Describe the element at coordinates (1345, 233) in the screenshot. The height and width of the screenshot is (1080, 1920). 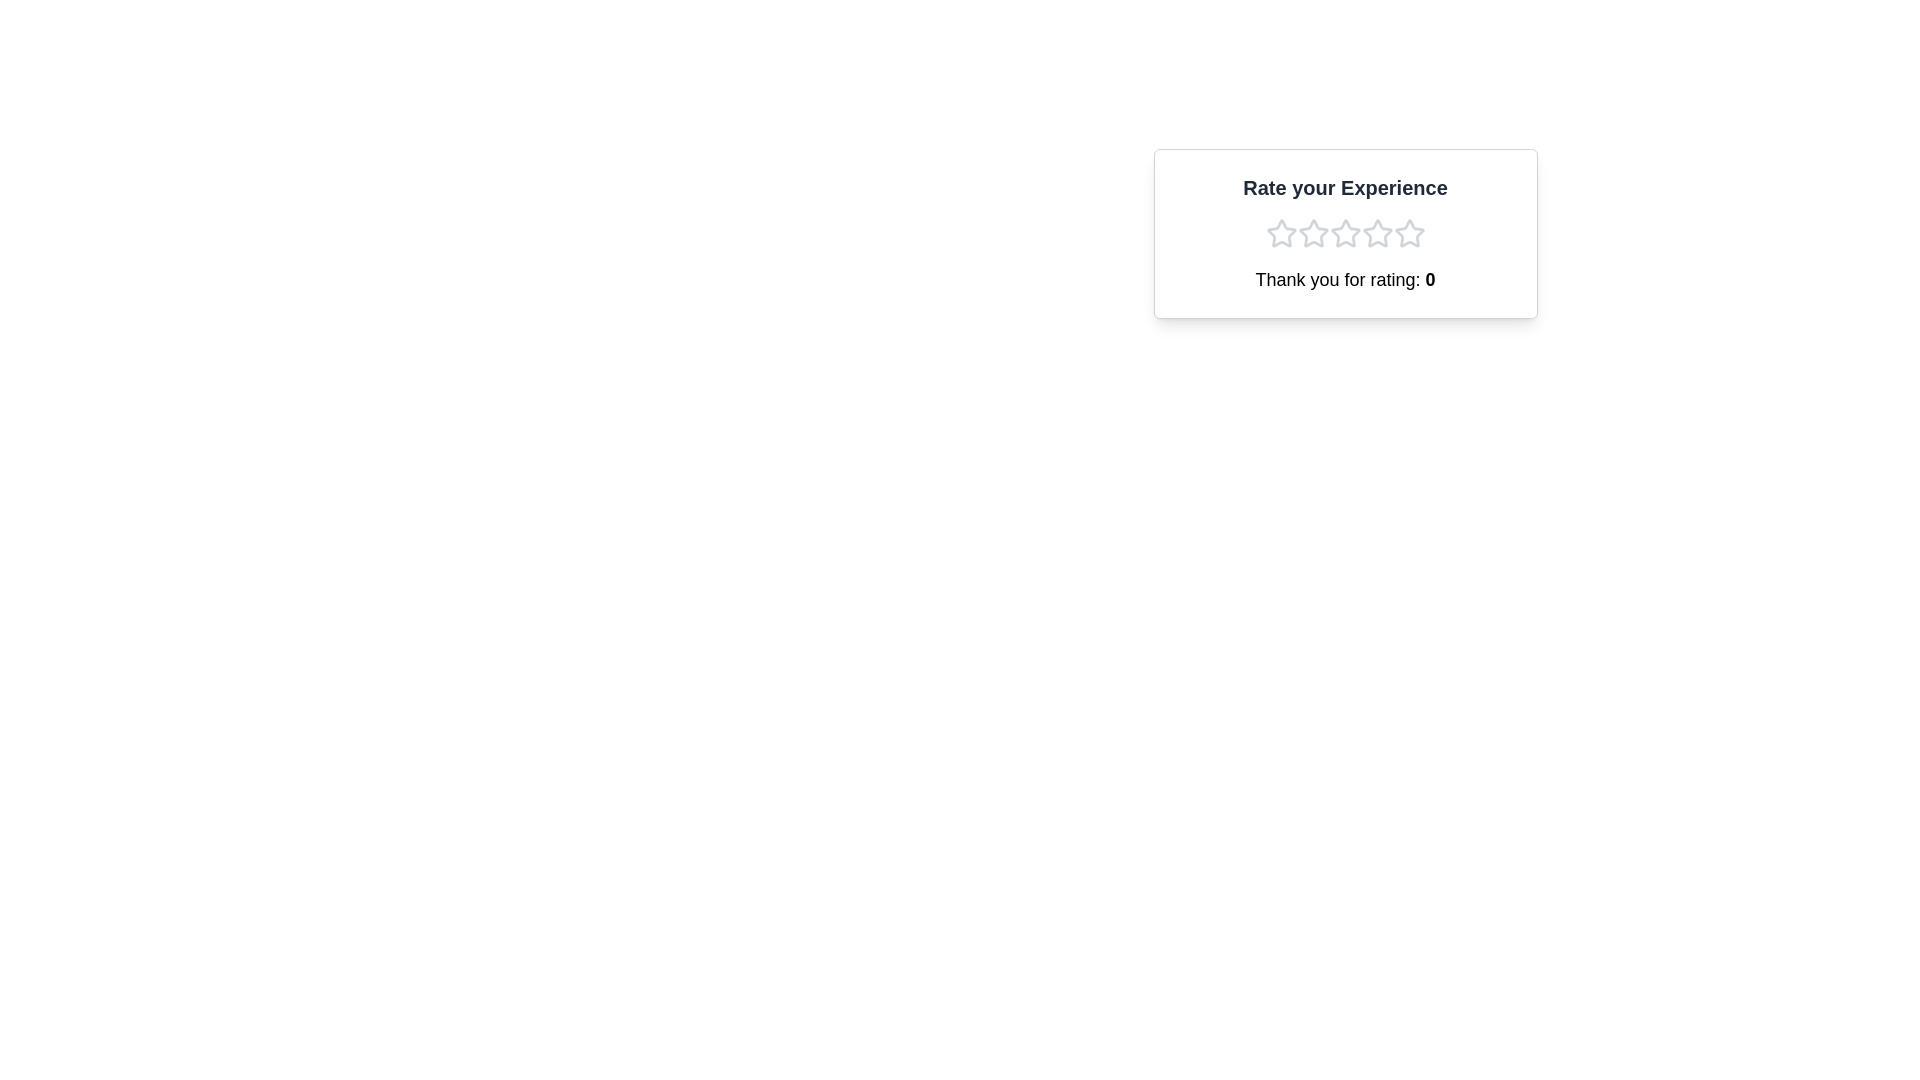
I see `the stars in the interactive rating card titled 'Rate your Experience'` at that location.